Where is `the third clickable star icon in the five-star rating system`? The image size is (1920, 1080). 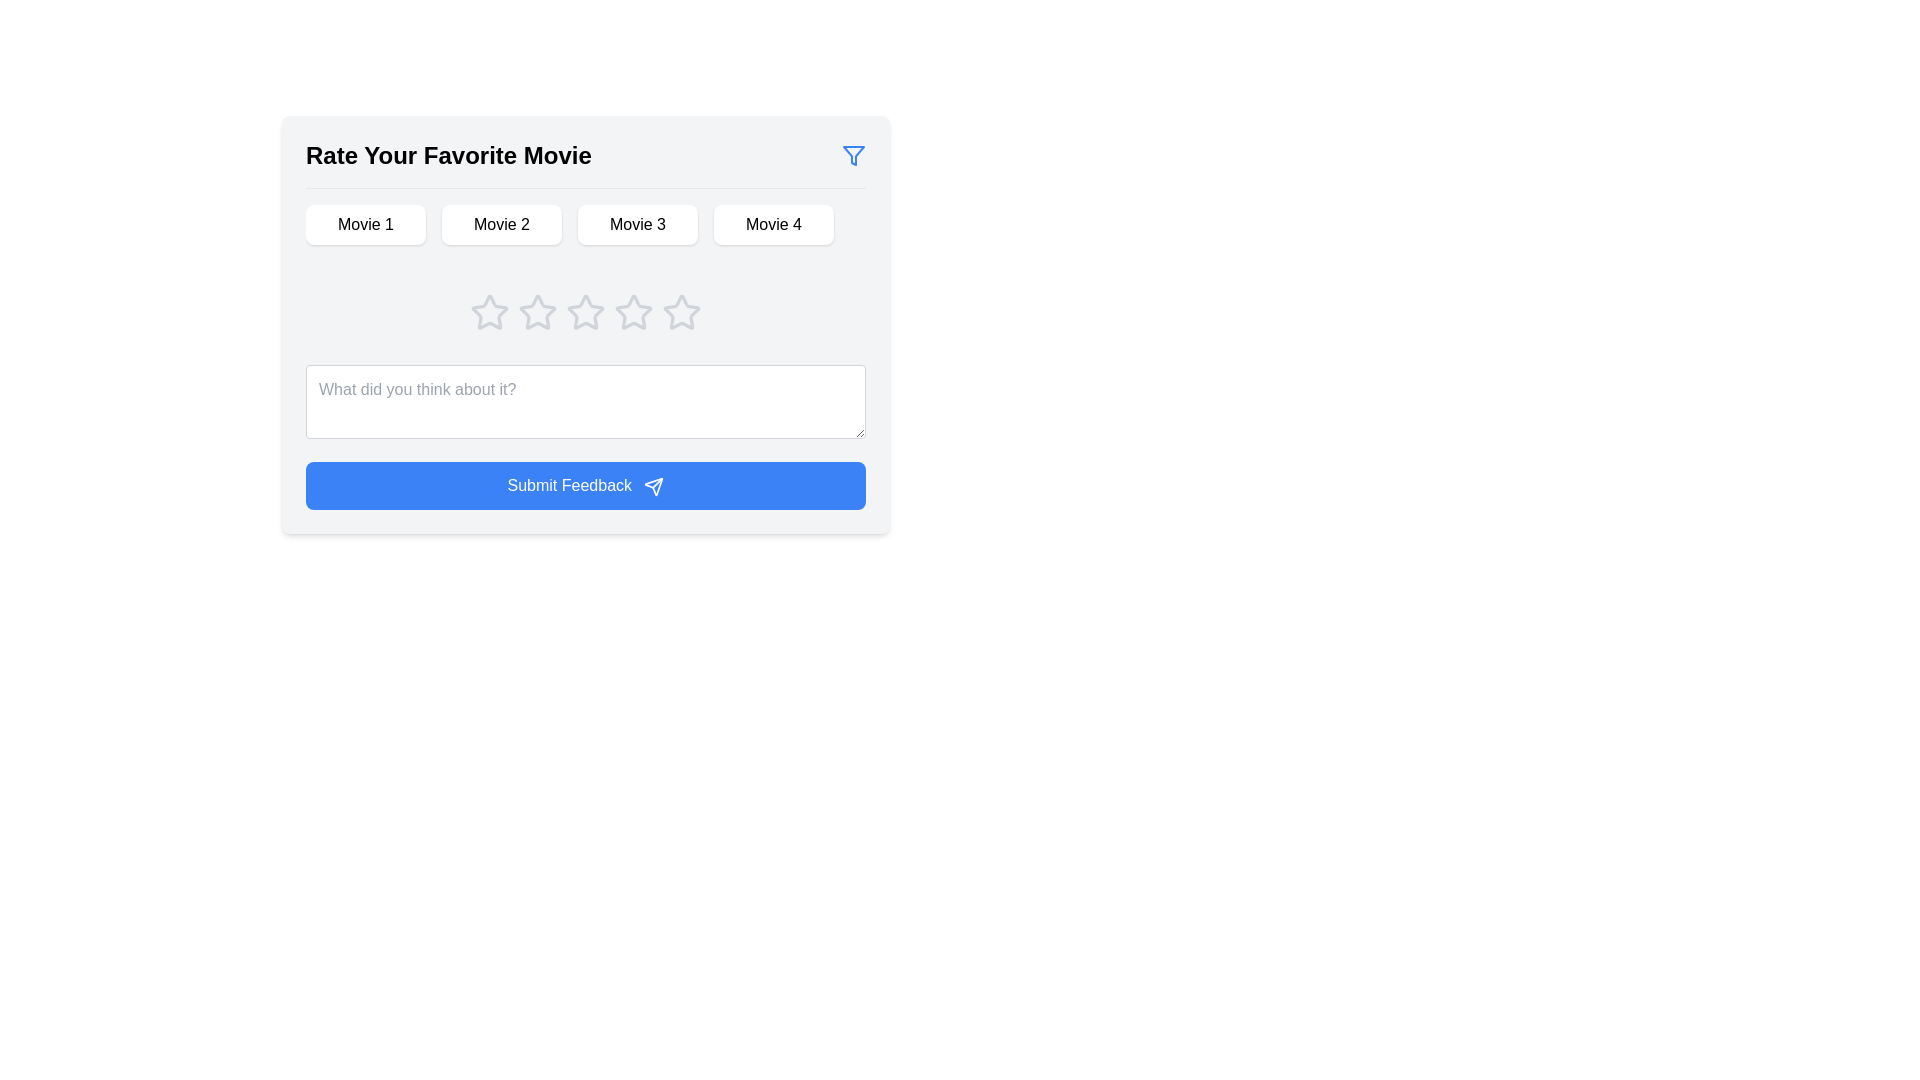 the third clickable star icon in the five-star rating system is located at coordinates (632, 312).